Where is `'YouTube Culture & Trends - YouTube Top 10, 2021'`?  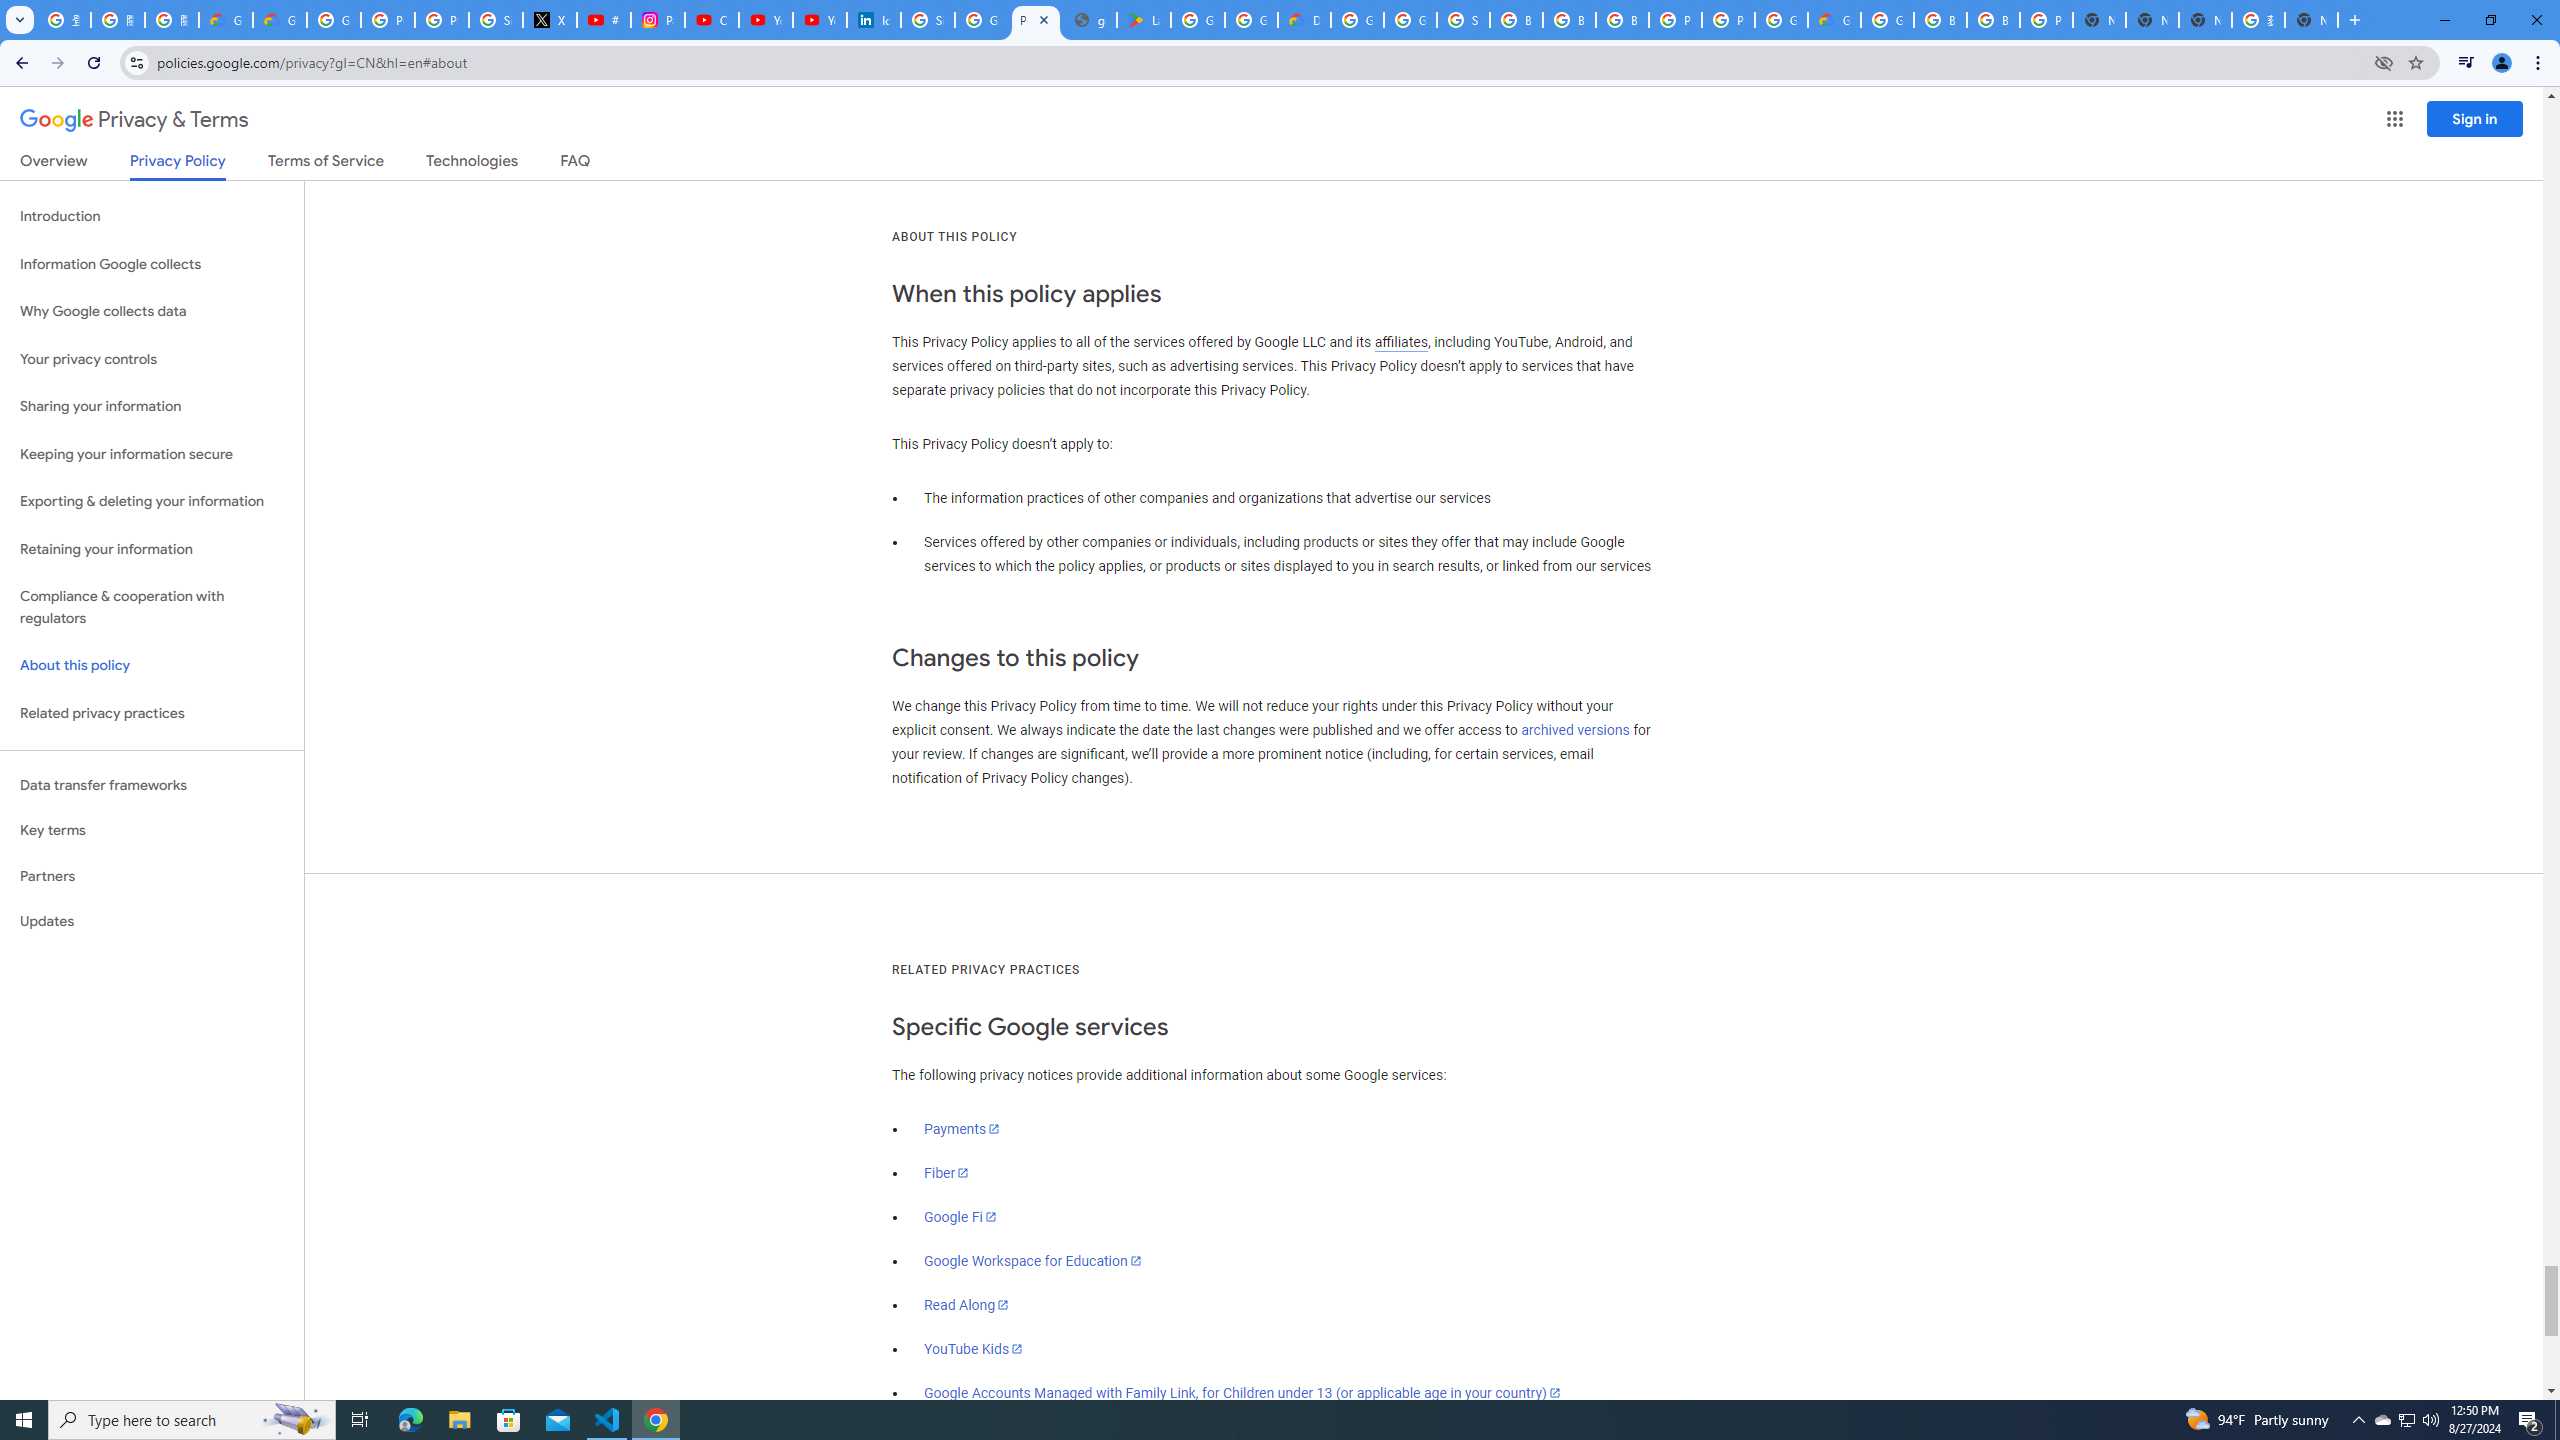
'YouTube Culture & Trends - YouTube Top 10, 2021' is located at coordinates (819, 19).